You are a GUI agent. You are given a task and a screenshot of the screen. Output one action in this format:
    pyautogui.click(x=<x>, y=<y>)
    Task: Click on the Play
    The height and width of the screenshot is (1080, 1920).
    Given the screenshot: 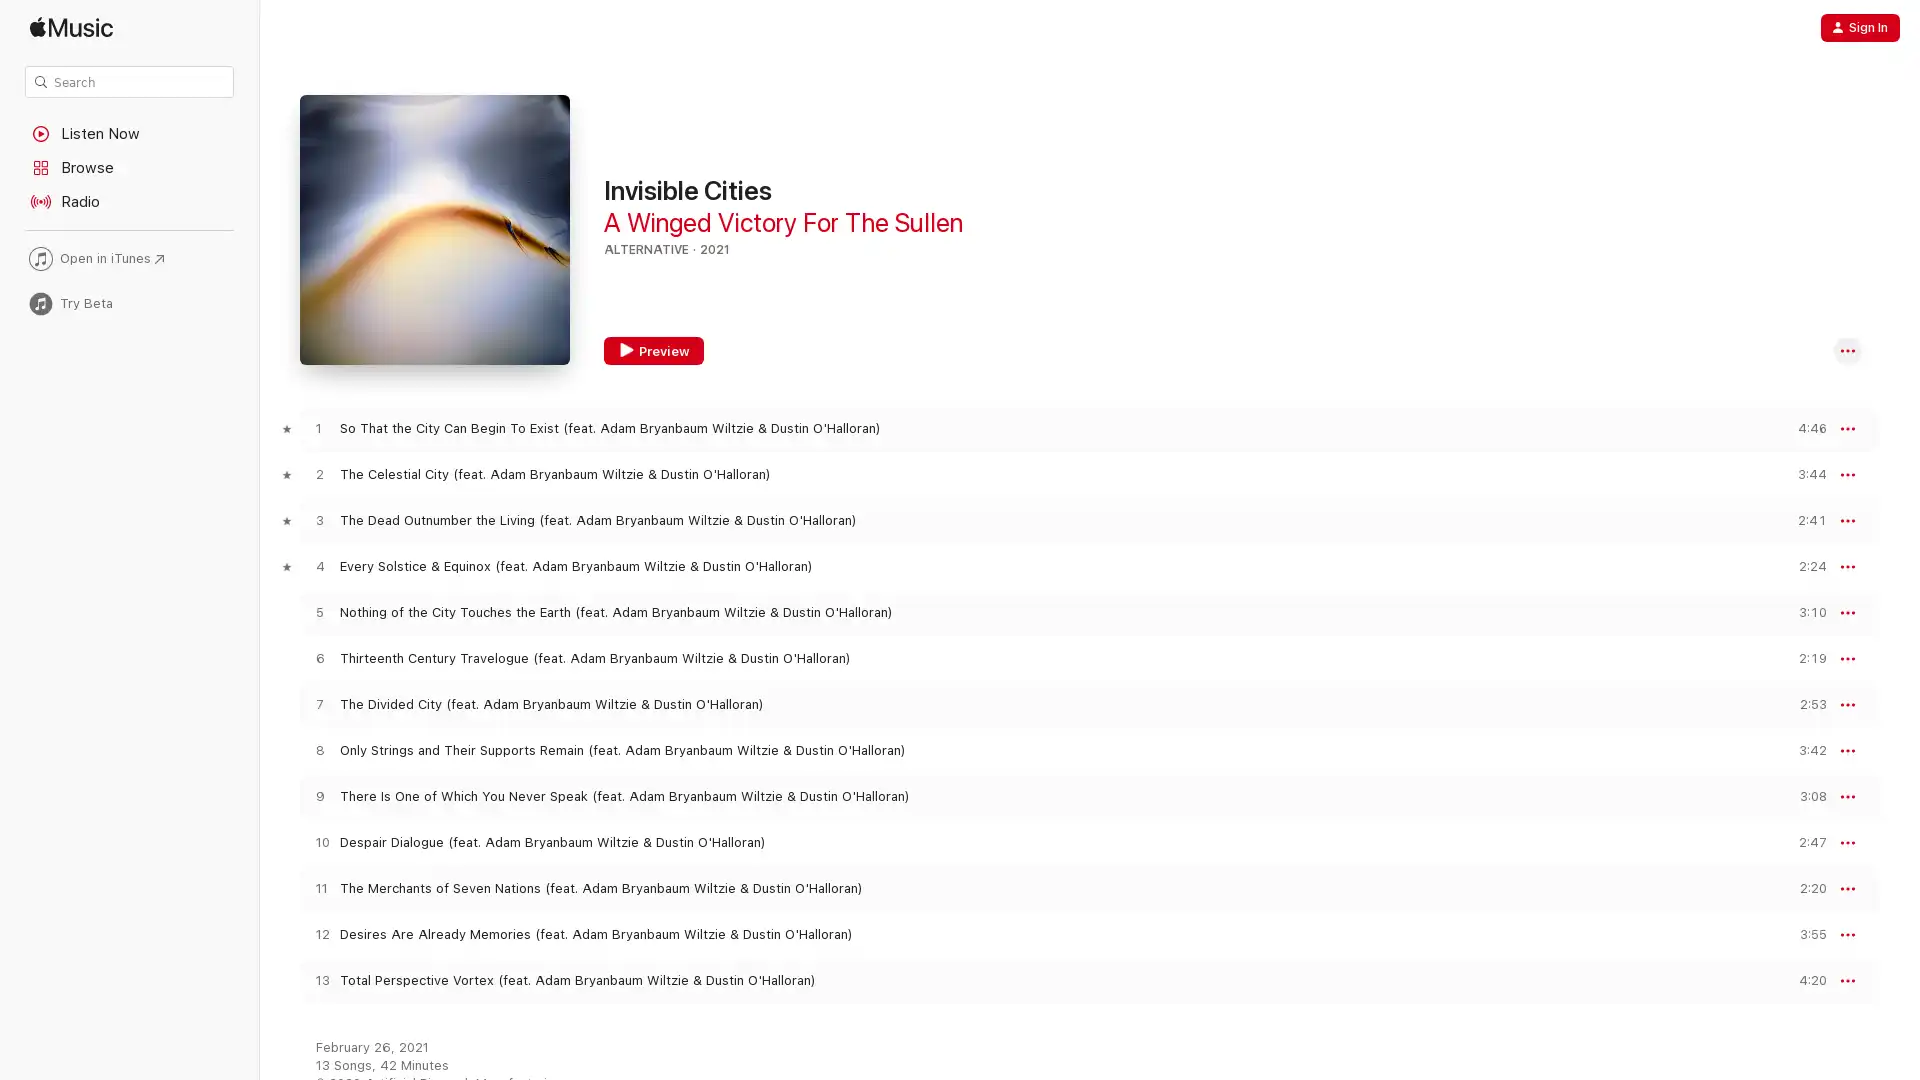 What is the action you would take?
    pyautogui.click(x=318, y=934)
    